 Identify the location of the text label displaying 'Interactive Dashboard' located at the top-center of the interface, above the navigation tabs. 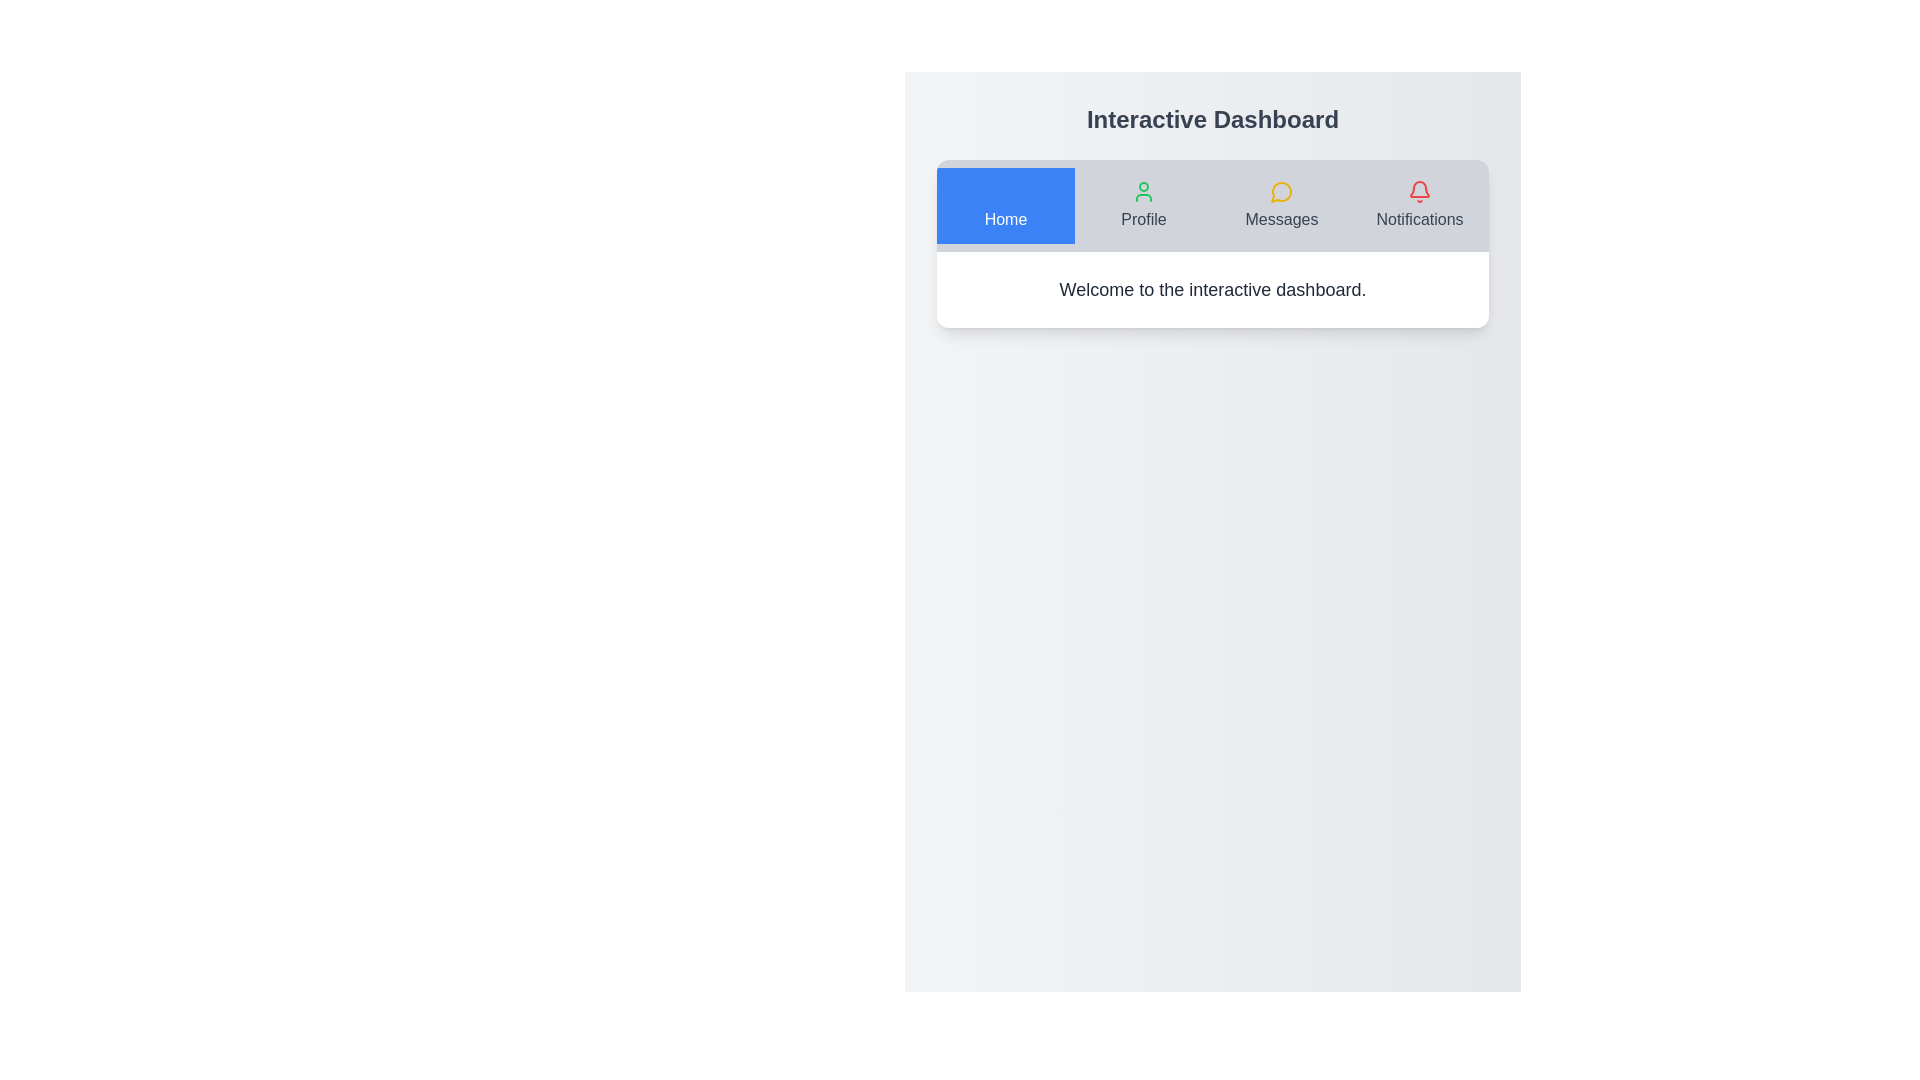
(1212, 119).